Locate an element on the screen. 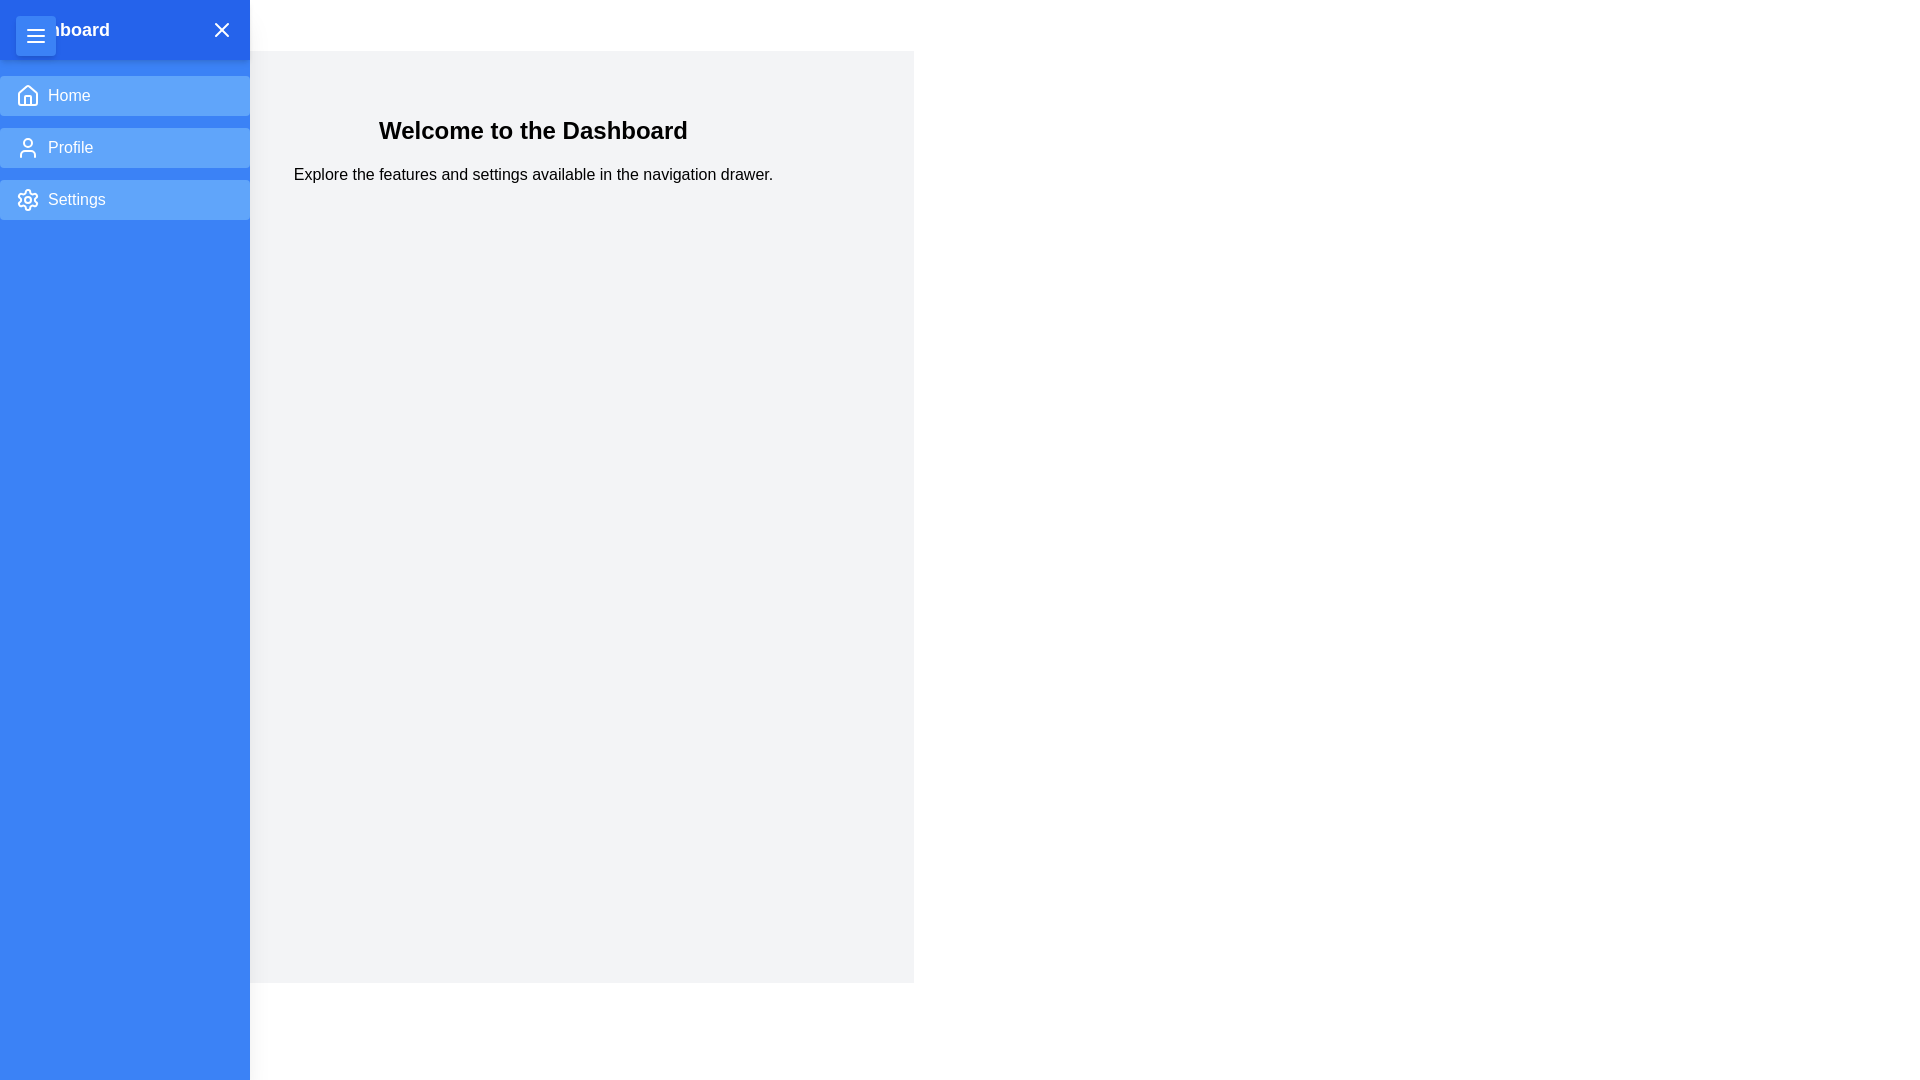  the 'menu' icon located in the circular blue button in the top-left corner to possibly reveal a tooltip is located at coordinates (35, 35).